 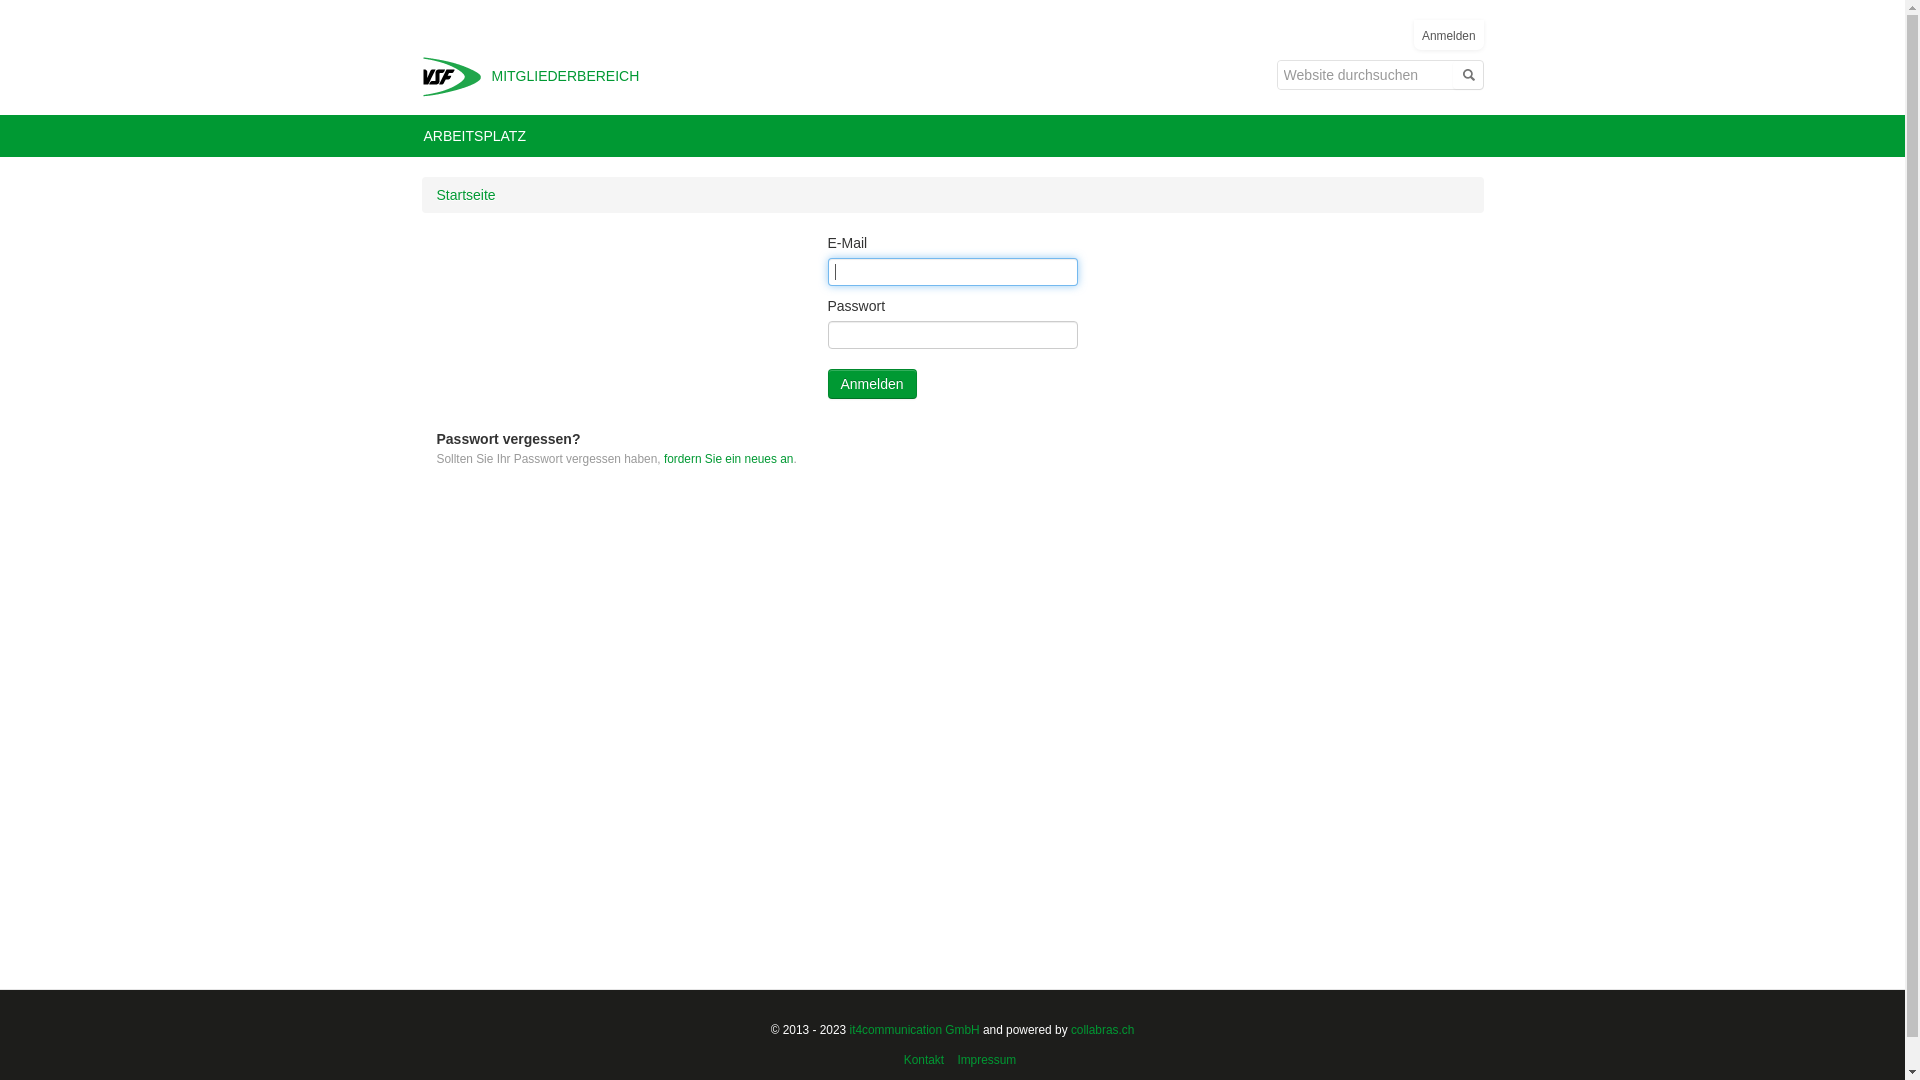 I want to click on 'ARBEITSPLATZ', so click(x=407, y=135).